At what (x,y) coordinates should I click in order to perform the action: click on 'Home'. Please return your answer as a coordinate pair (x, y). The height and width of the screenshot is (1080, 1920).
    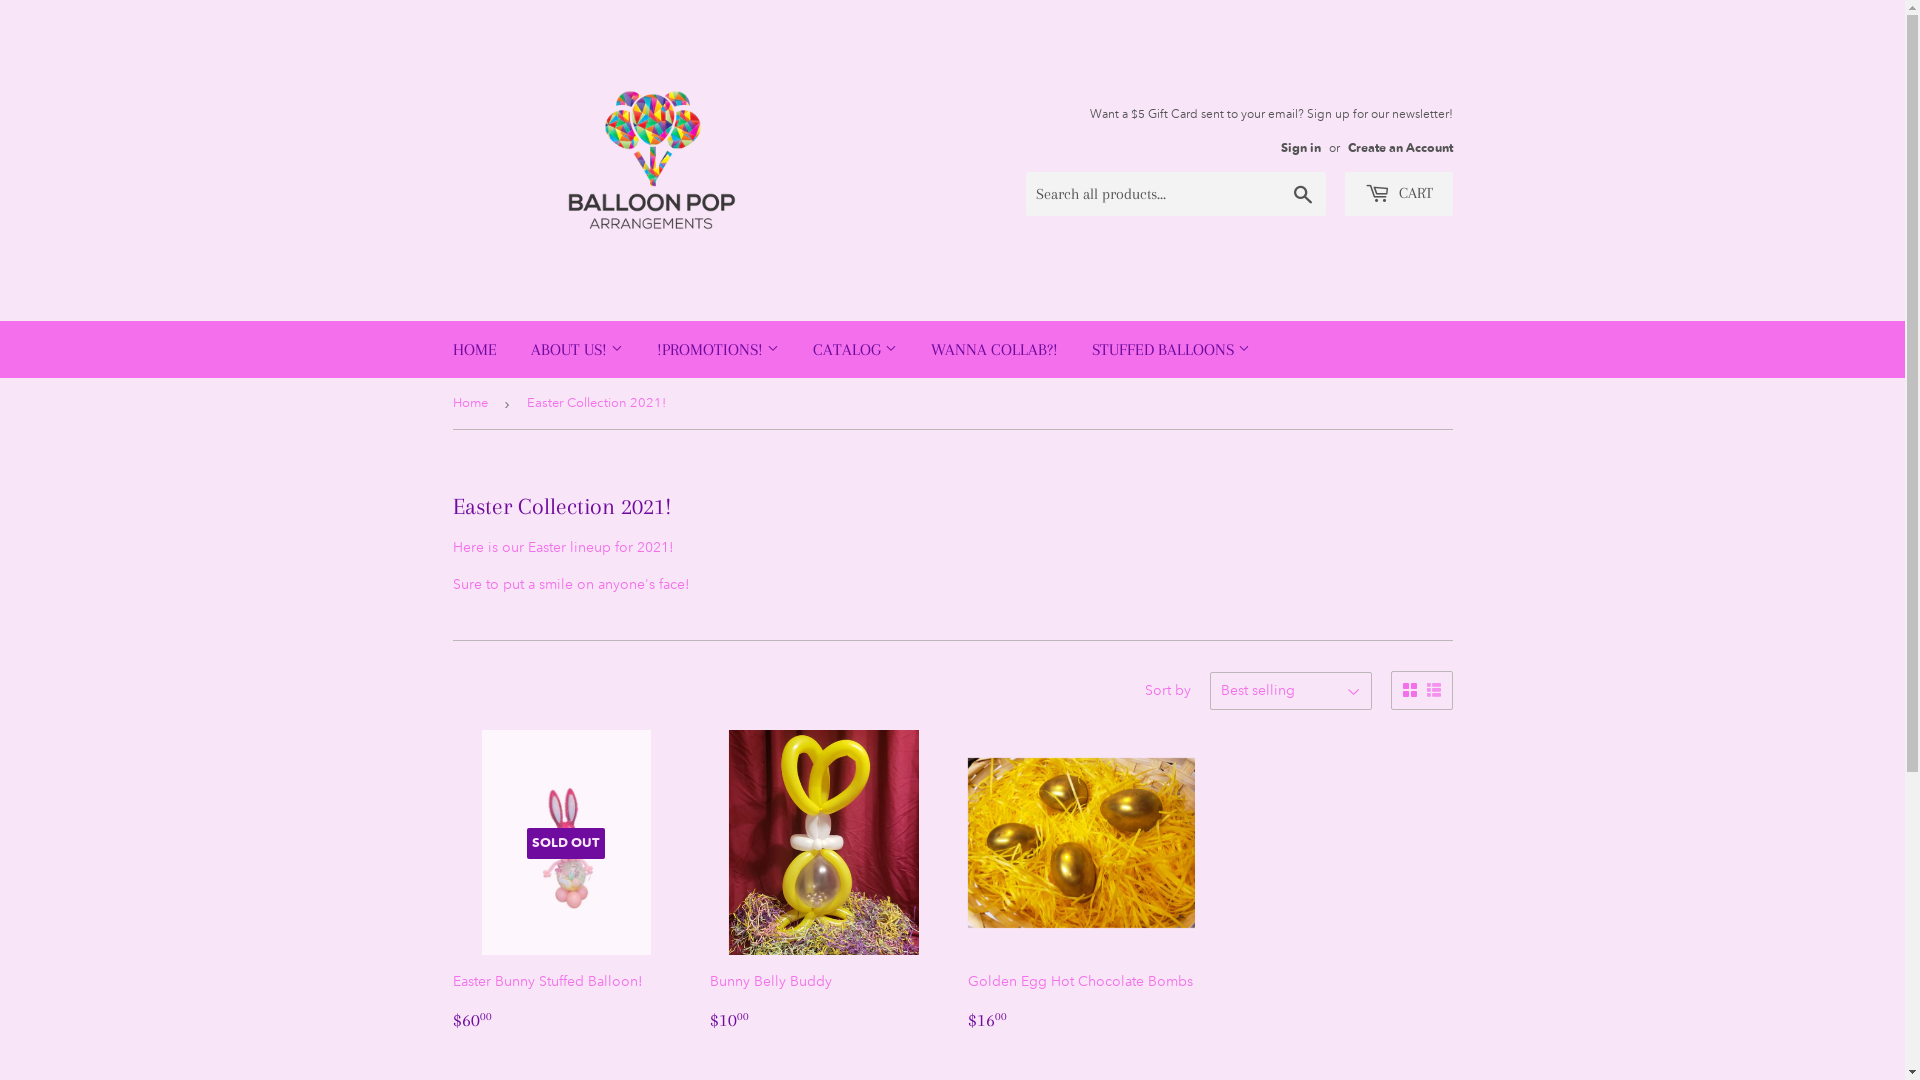
    Looking at the image, I should click on (450, 403).